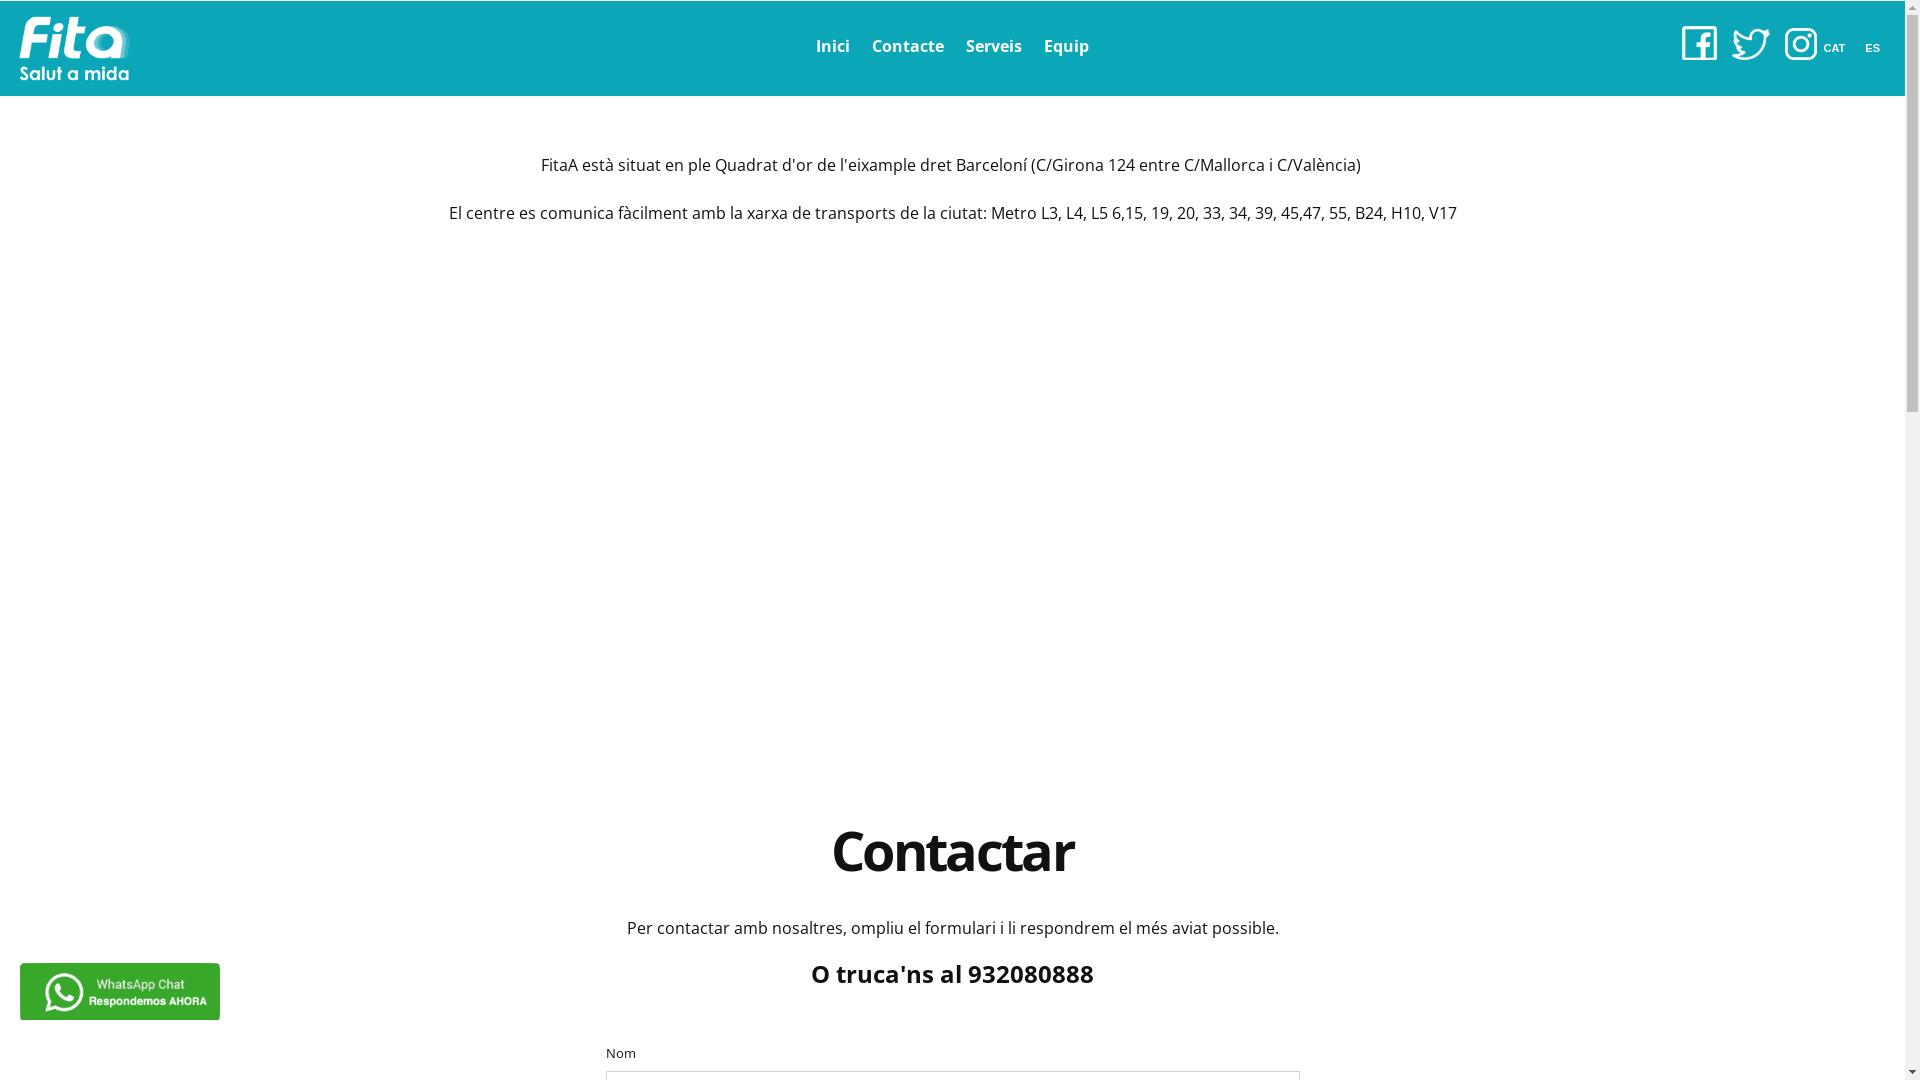 The width and height of the screenshot is (1920, 1080). Describe the element at coordinates (993, 45) in the screenshot. I see `'Serveis'` at that location.